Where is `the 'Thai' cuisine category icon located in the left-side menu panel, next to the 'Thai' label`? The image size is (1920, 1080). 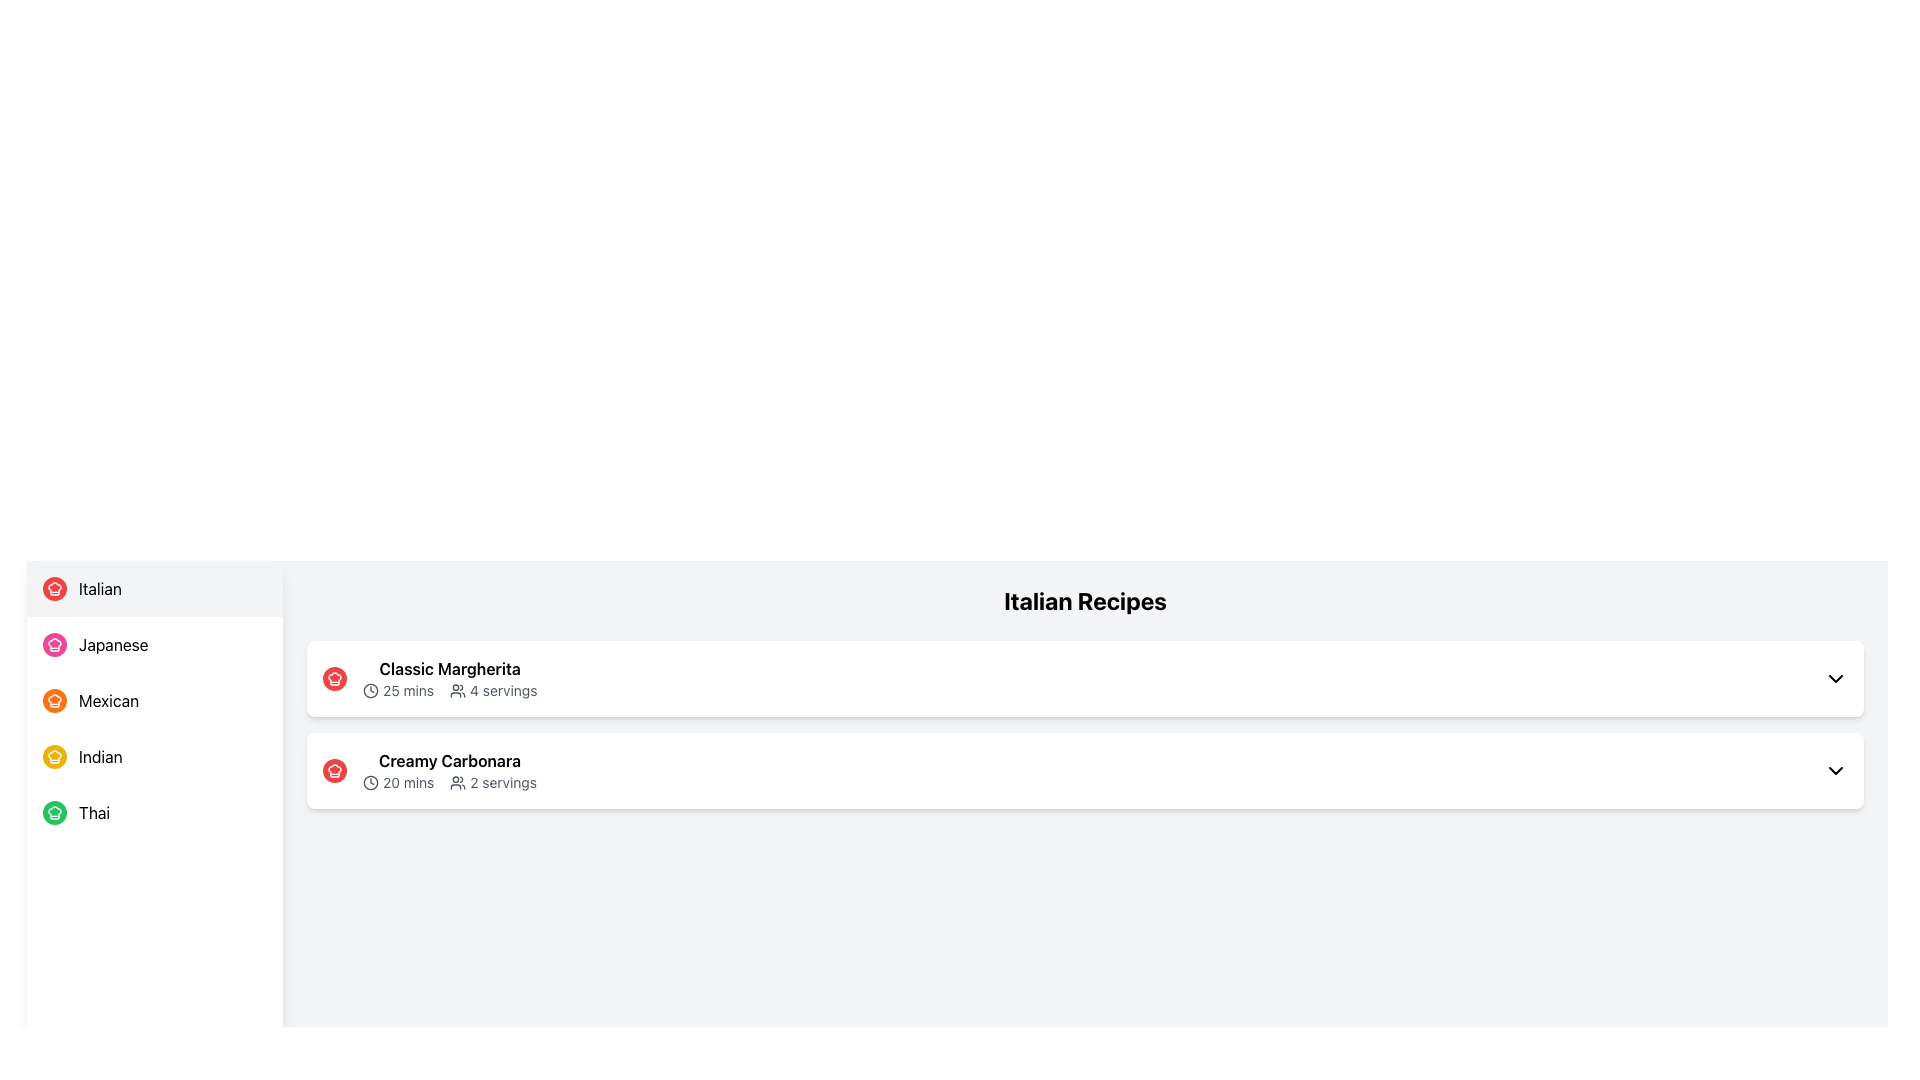 the 'Thai' cuisine category icon located in the left-side menu panel, next to the 'Thai' label is located at coordinates (54, 813).